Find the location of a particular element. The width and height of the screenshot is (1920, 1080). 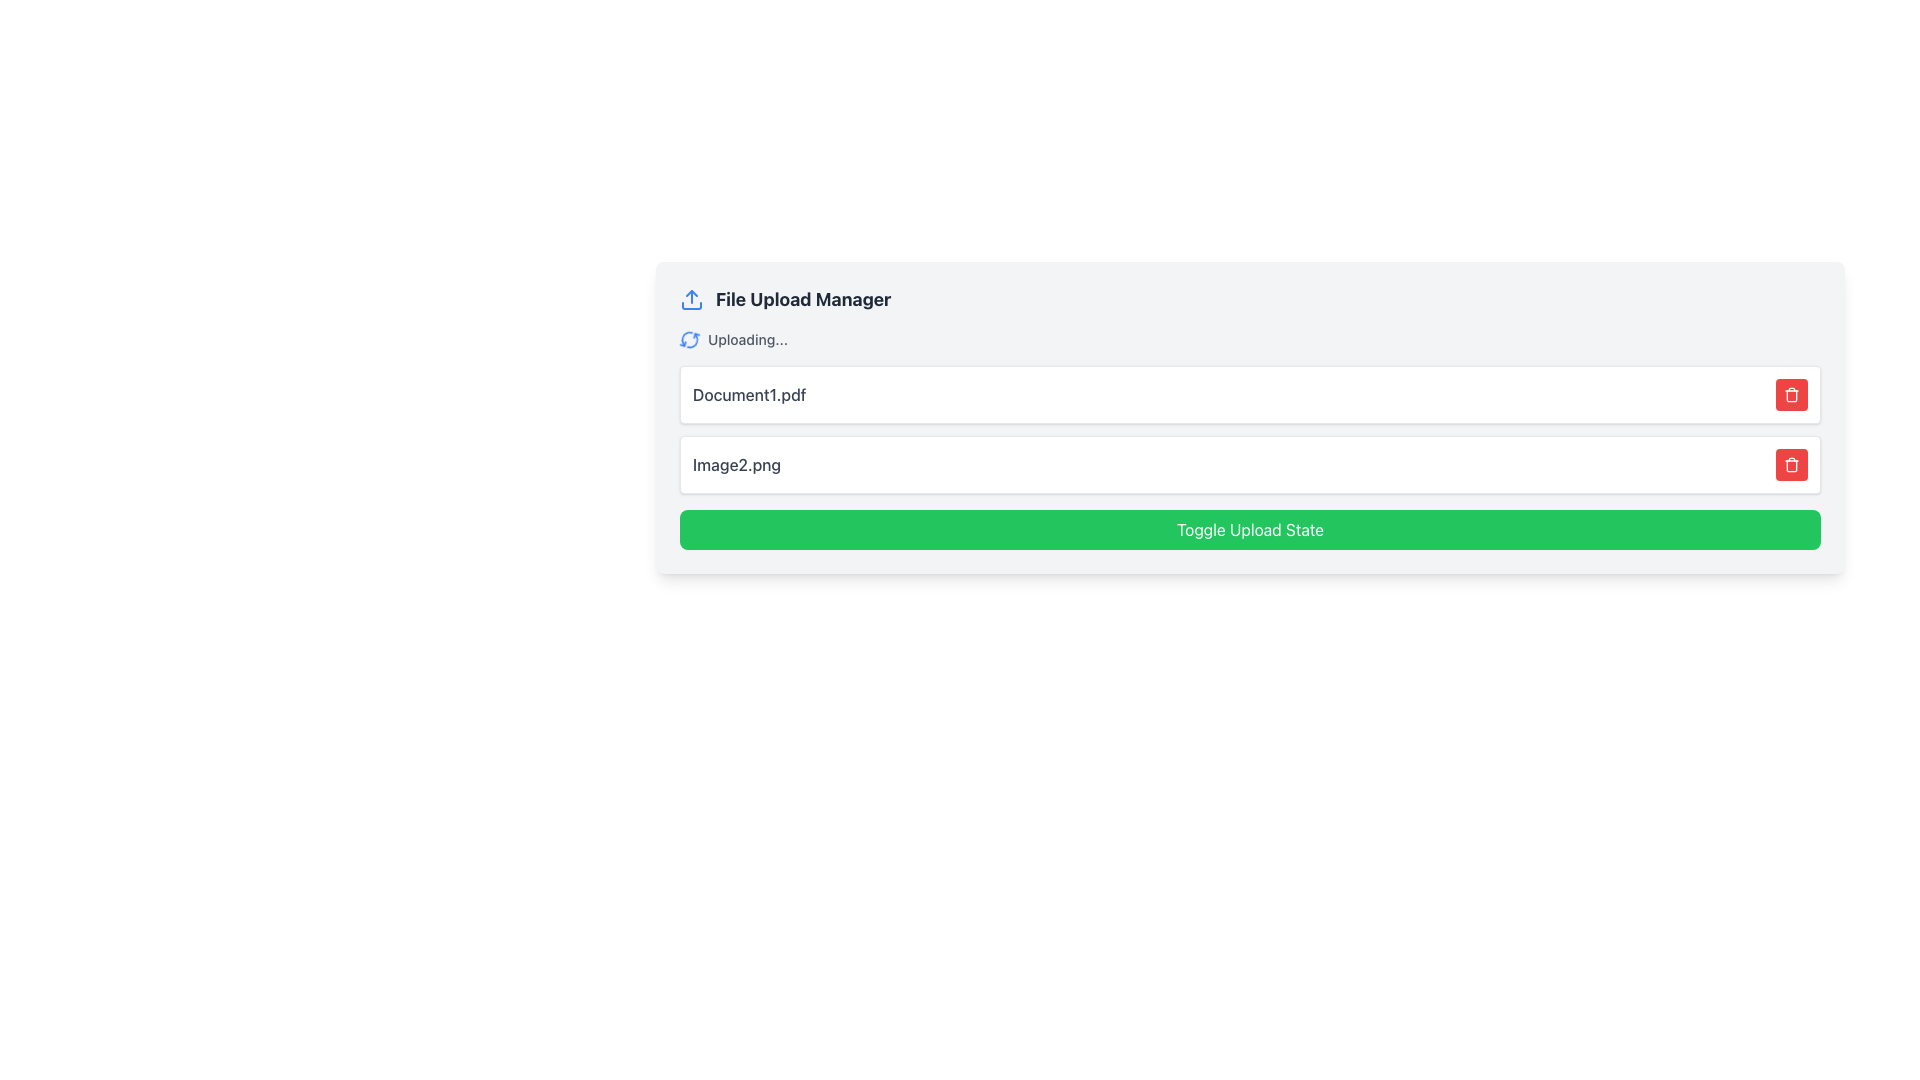

the spinning animation of the status indicator labeled 'Uploading...' with a blue icon, located below 'File Upload Manager' and above the 'Toggle Upload State' button is located at coordinates (1249, 338).